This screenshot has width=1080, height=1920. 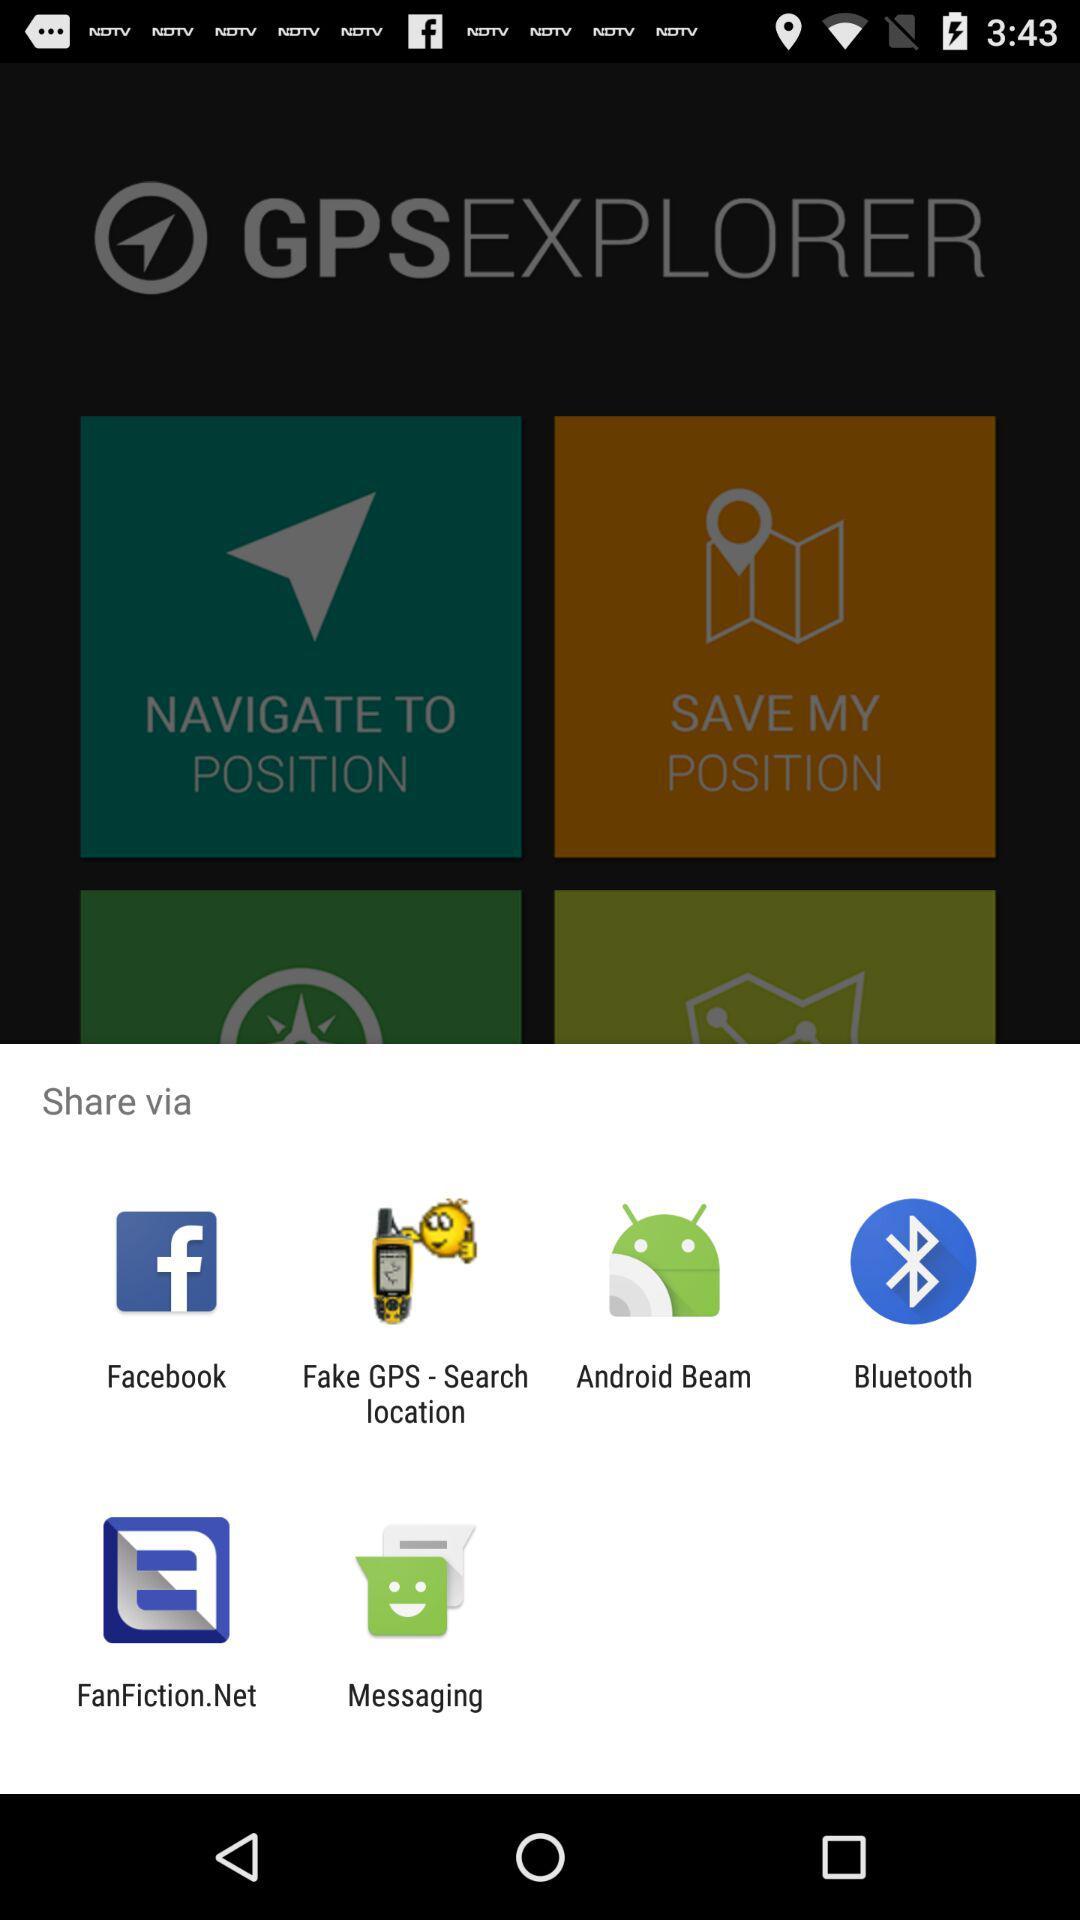 What do you see at coordinates (165, 1711) in the screenshot?
I see `the fanfiction.net app` at bounding box center [165, 1711].